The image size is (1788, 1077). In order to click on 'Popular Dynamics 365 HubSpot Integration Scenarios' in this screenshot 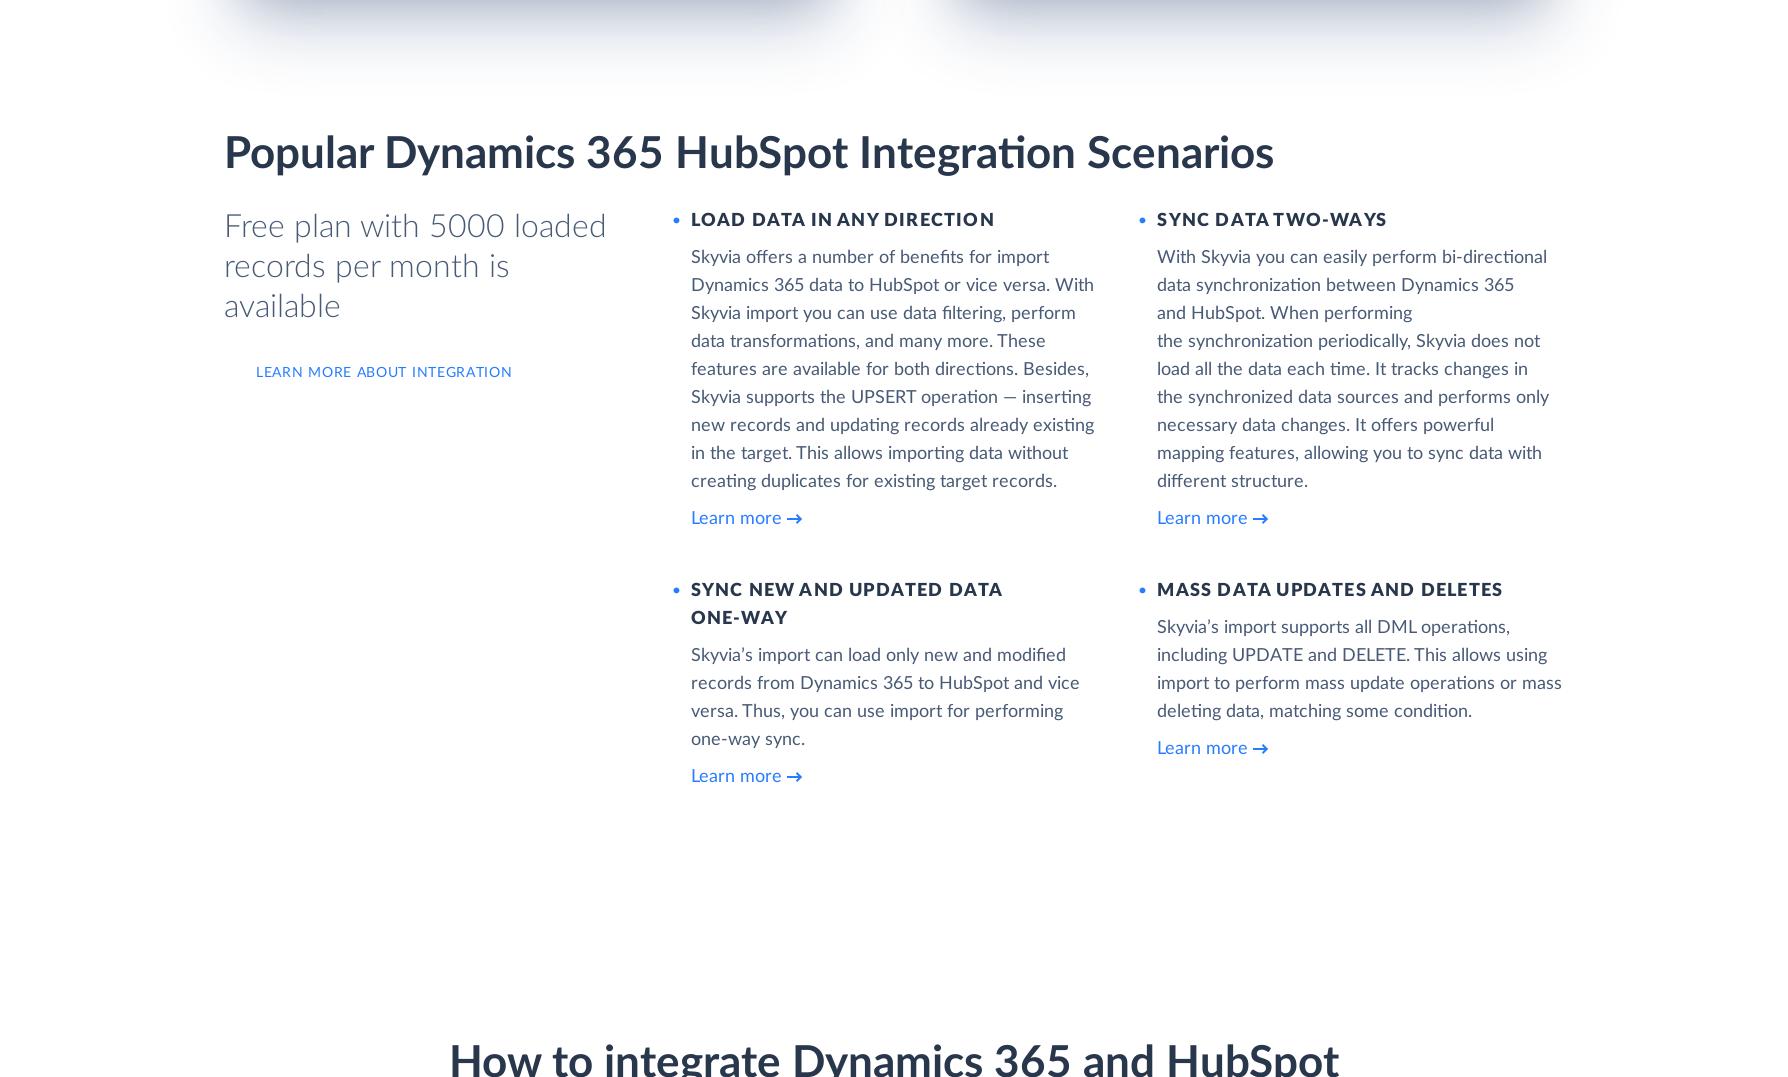, I will do `click(747, 154)`.